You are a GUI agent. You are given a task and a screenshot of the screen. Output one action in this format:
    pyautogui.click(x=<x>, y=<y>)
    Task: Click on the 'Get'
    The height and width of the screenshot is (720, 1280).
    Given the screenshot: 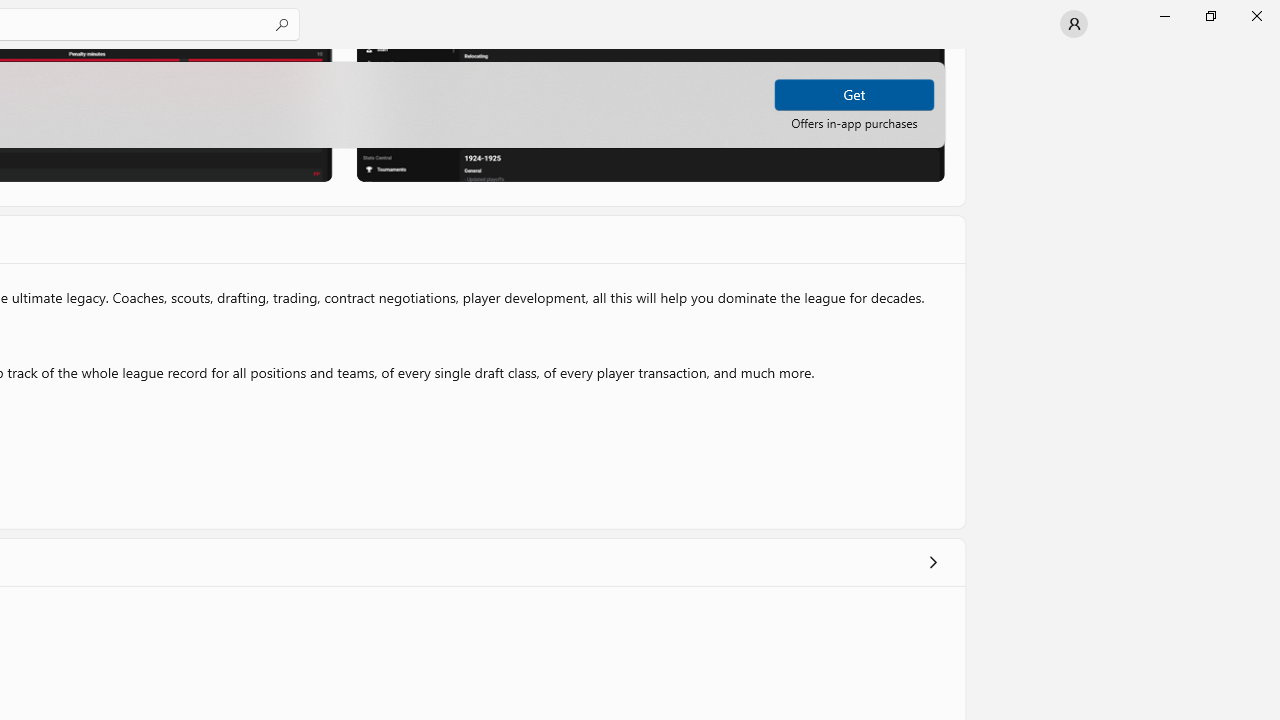 What is the action you would take?
    pyautogui.click(x=854, y=94)
    